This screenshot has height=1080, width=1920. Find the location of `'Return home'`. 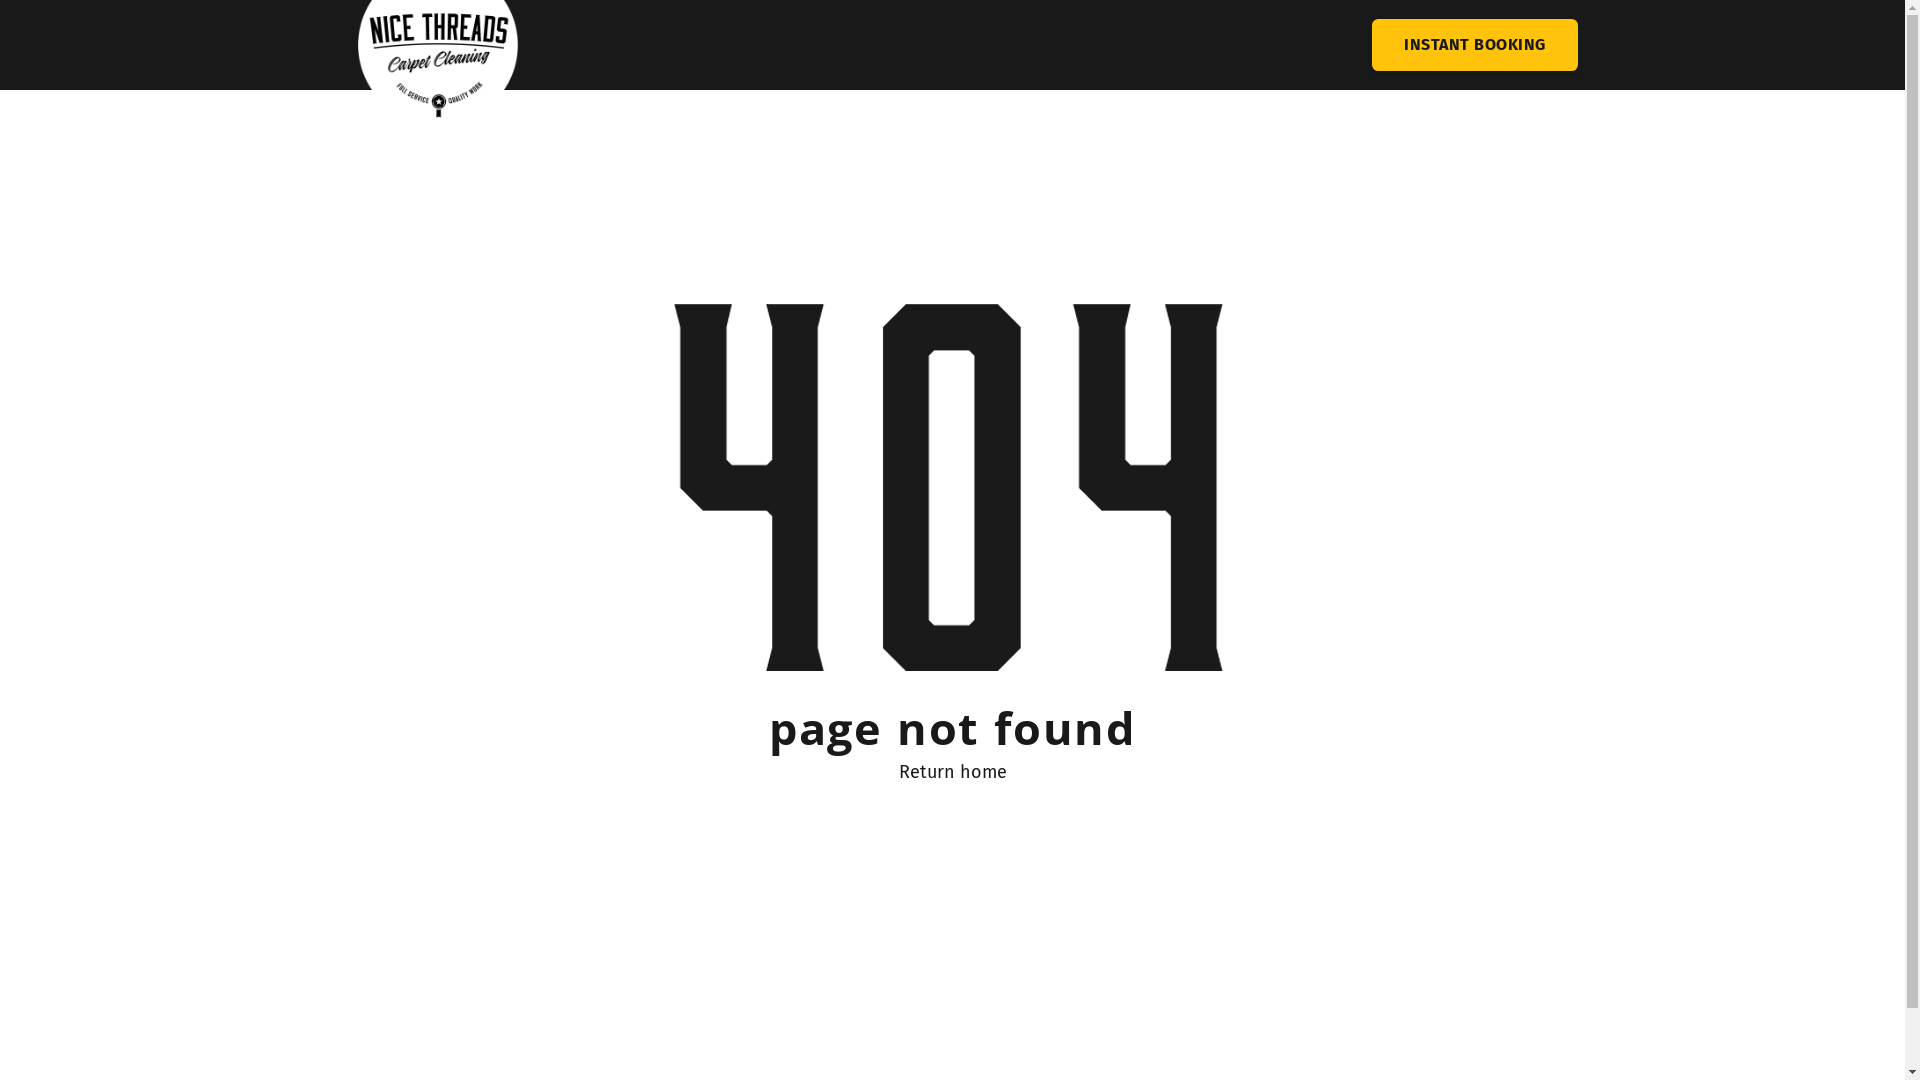

'Return home' is located at coordinates (950, 770).